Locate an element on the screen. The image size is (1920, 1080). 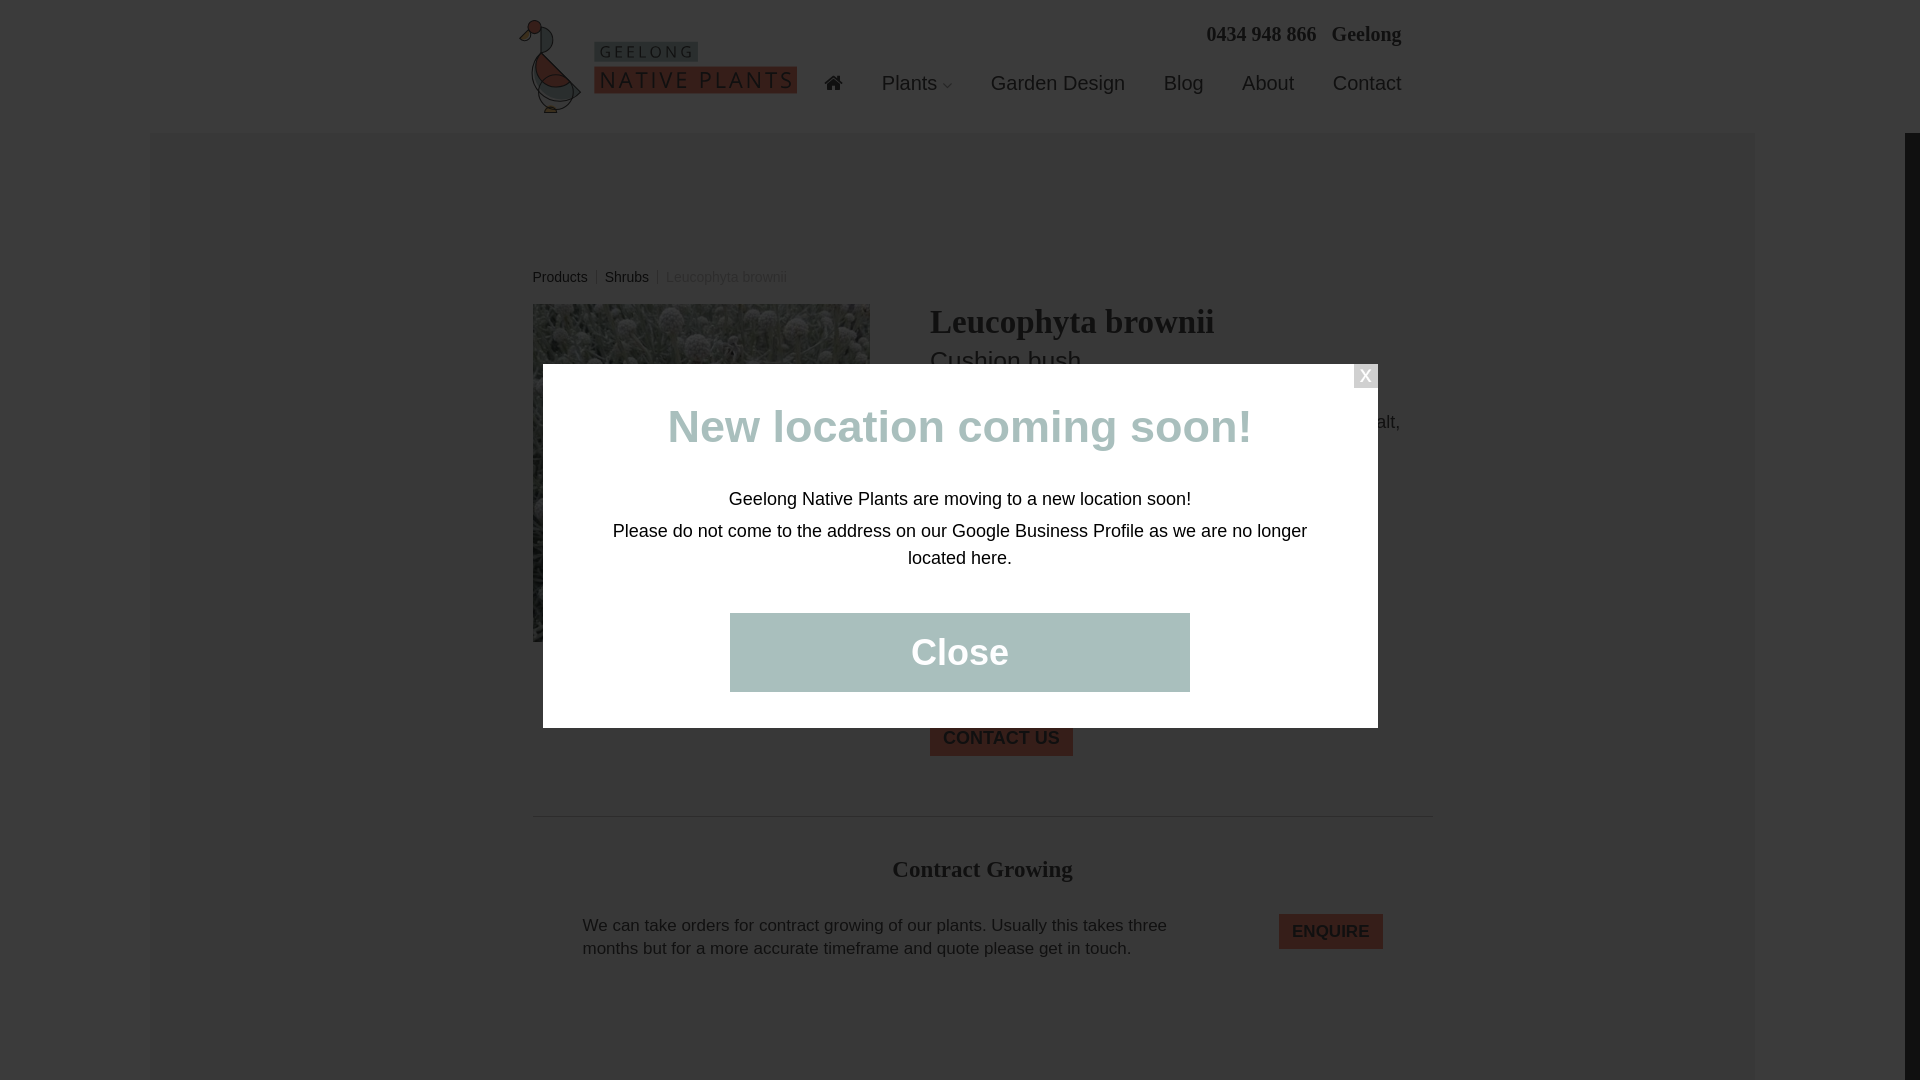
'Products' is located at coordinates (559, 277).